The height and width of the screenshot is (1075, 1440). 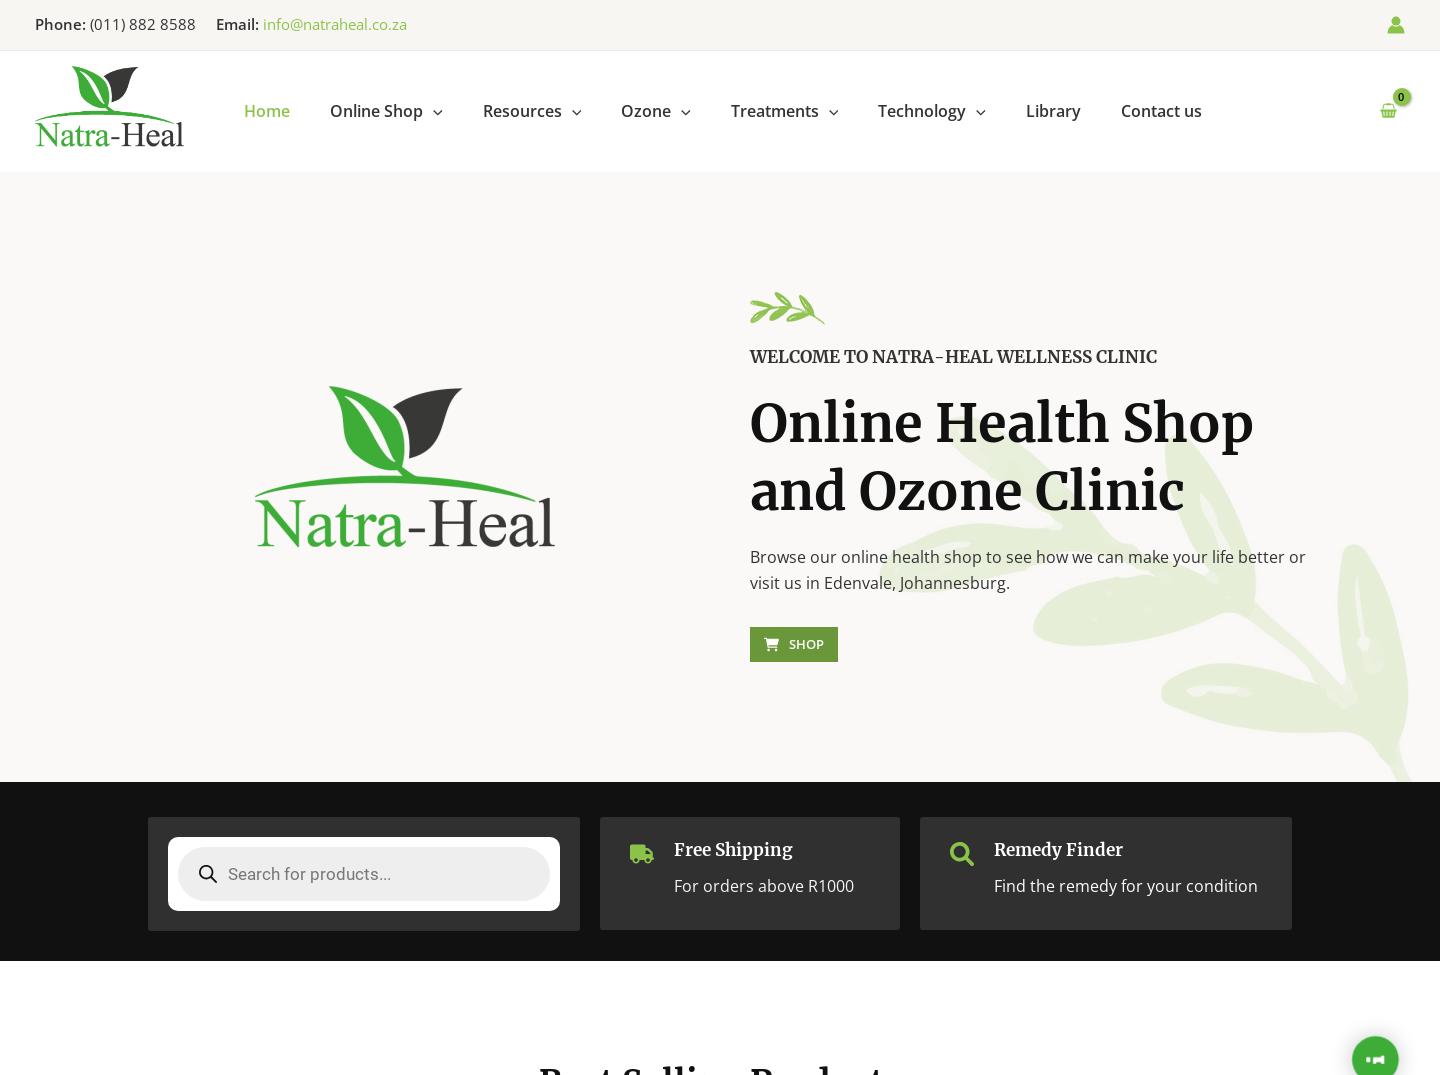 What do you see at coordinates (239, 22) in the screenshot?
I see `'Email:'` at bounding box center [239, 22].